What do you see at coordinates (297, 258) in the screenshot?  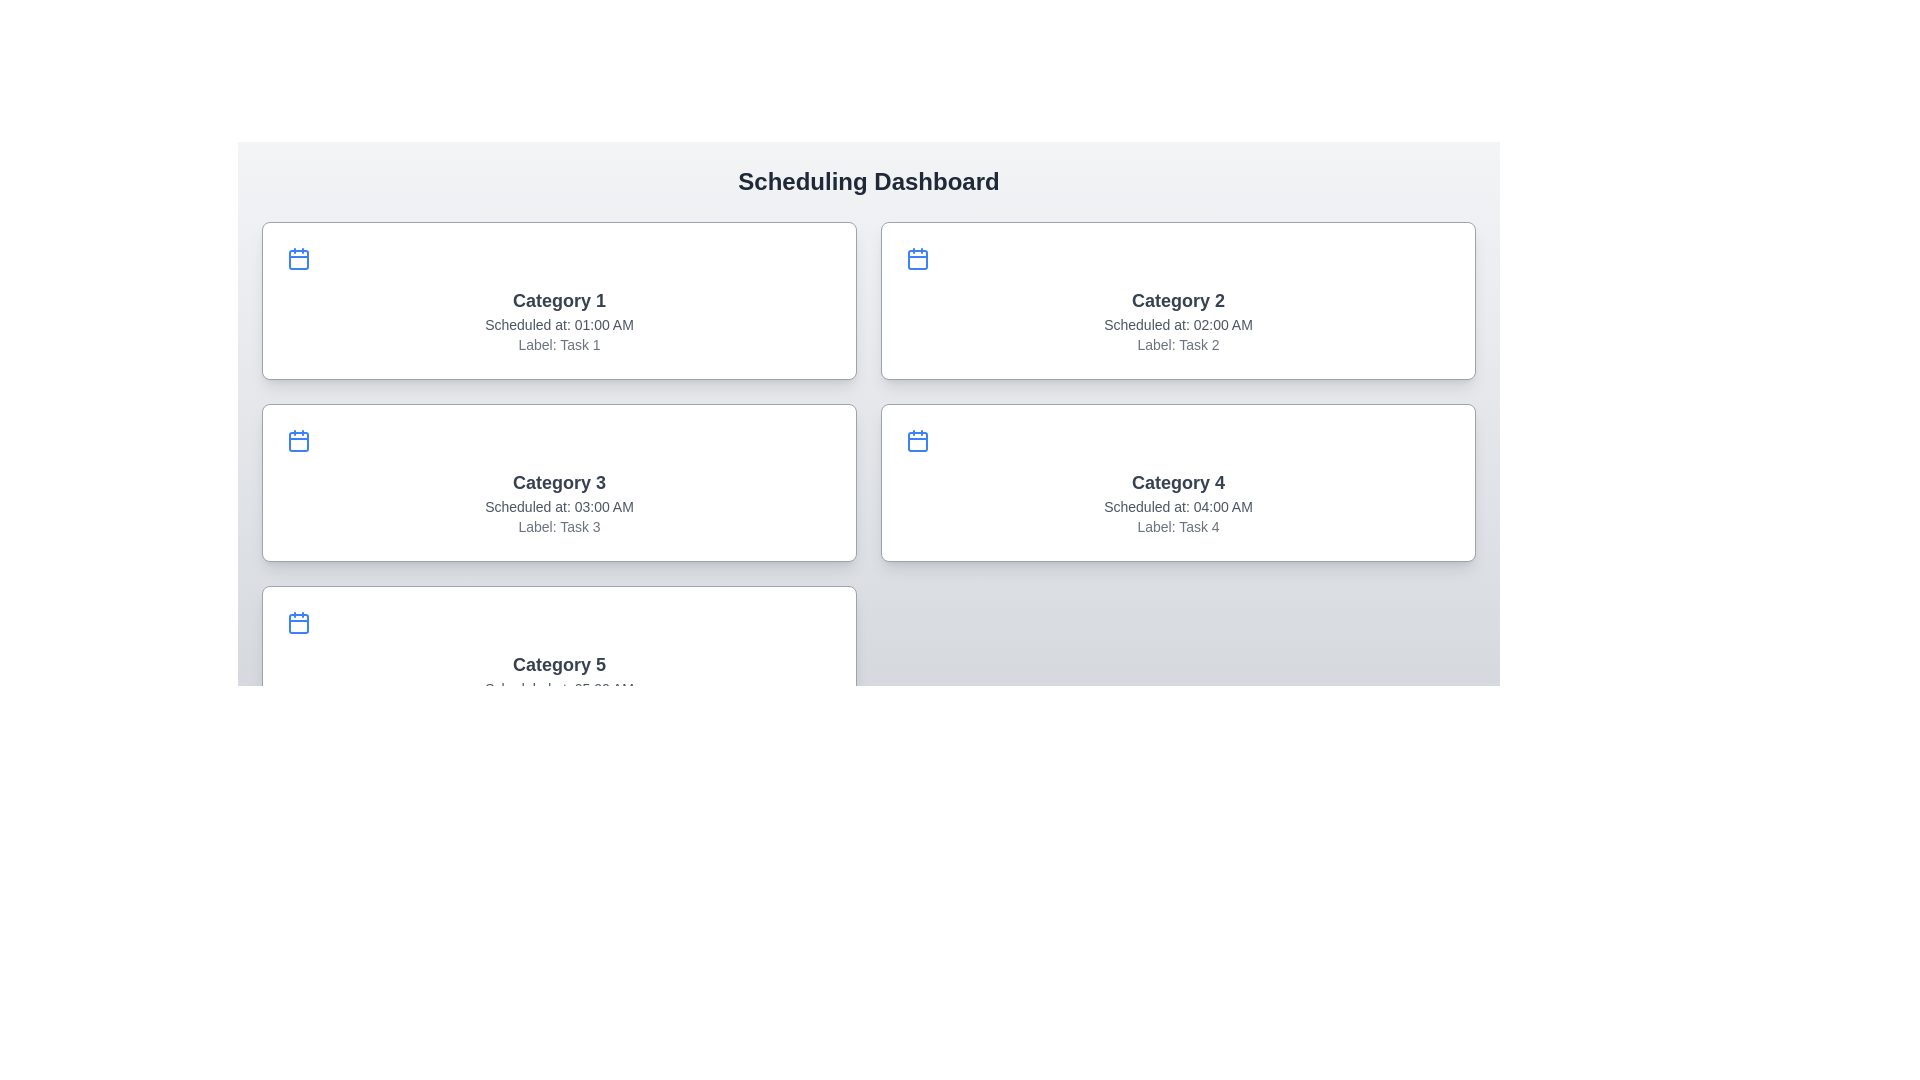 I see `the decorative shape within the SVG calendar icon located in the 'Category 1' card at the top left corner of the graphical user interface` at bounding box center [297, 258].